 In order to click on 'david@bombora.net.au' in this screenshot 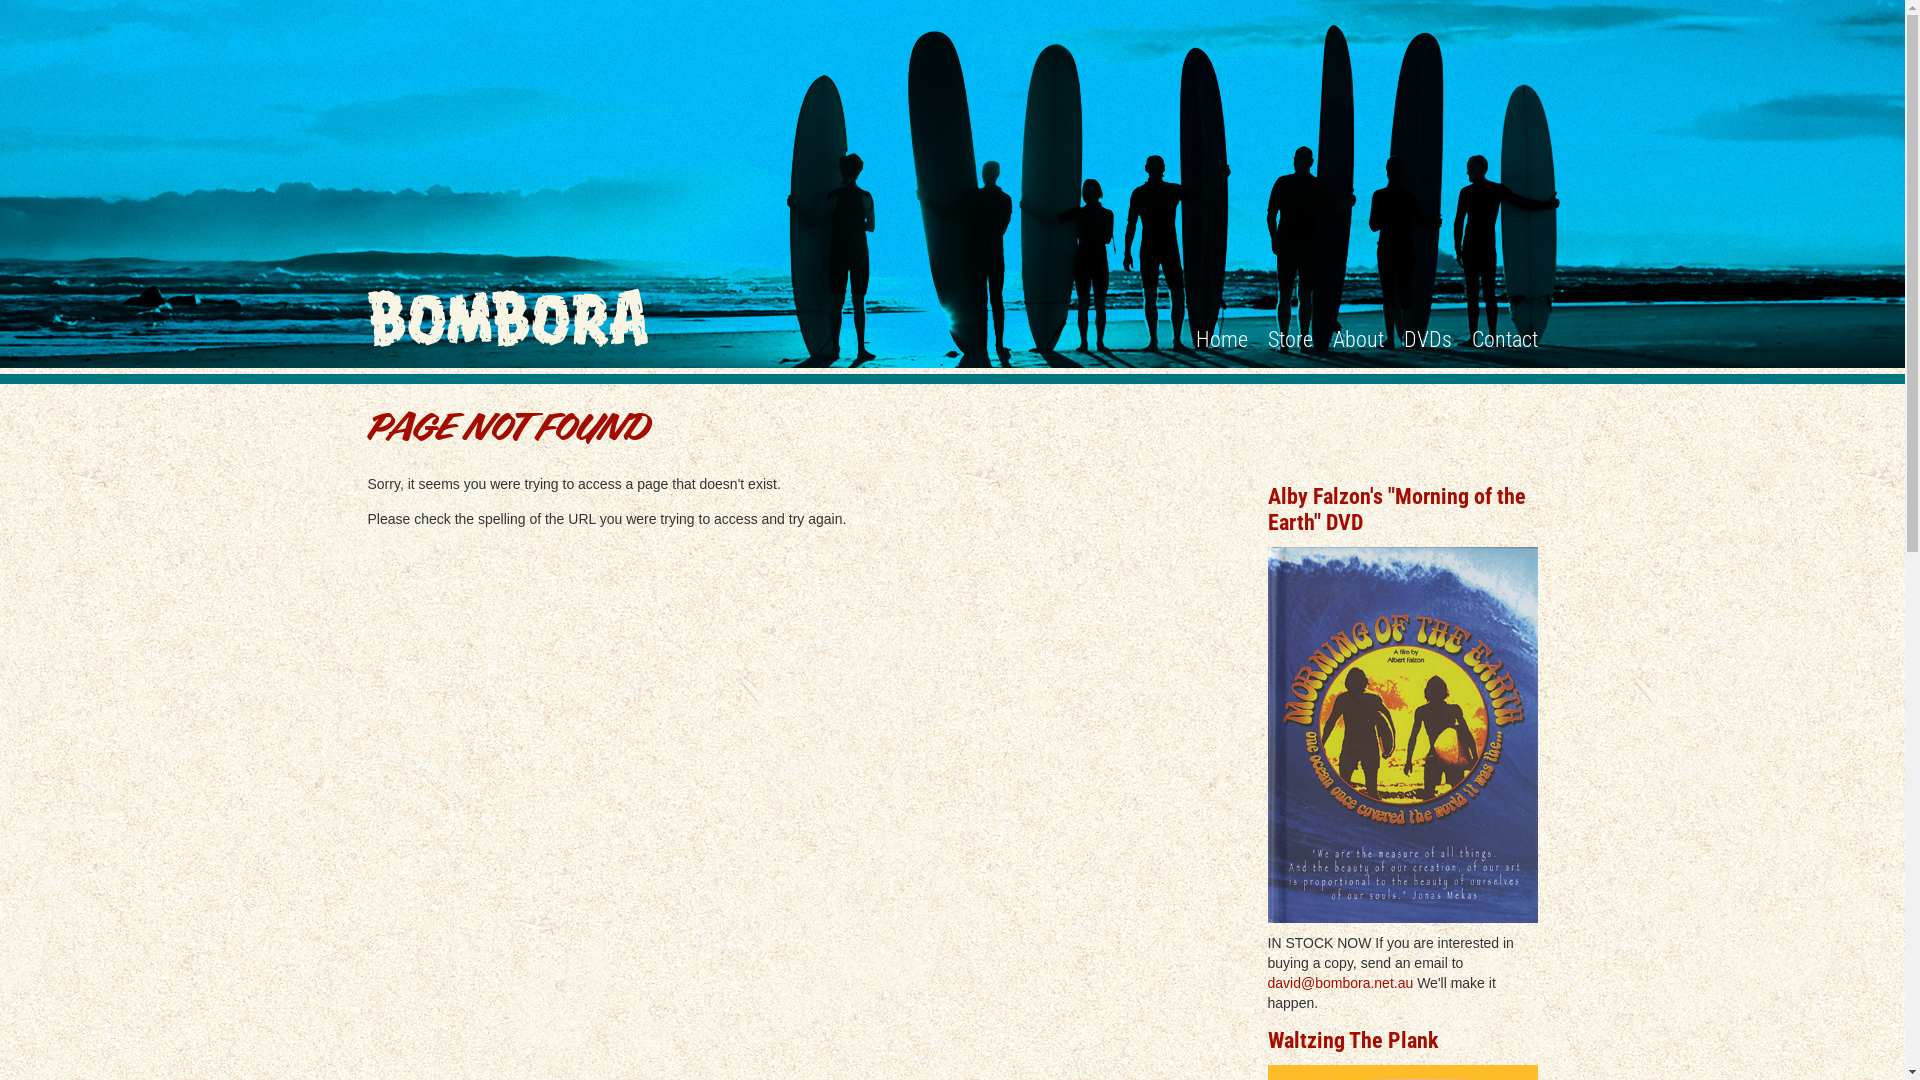, I will do `click(1340, 982)`.